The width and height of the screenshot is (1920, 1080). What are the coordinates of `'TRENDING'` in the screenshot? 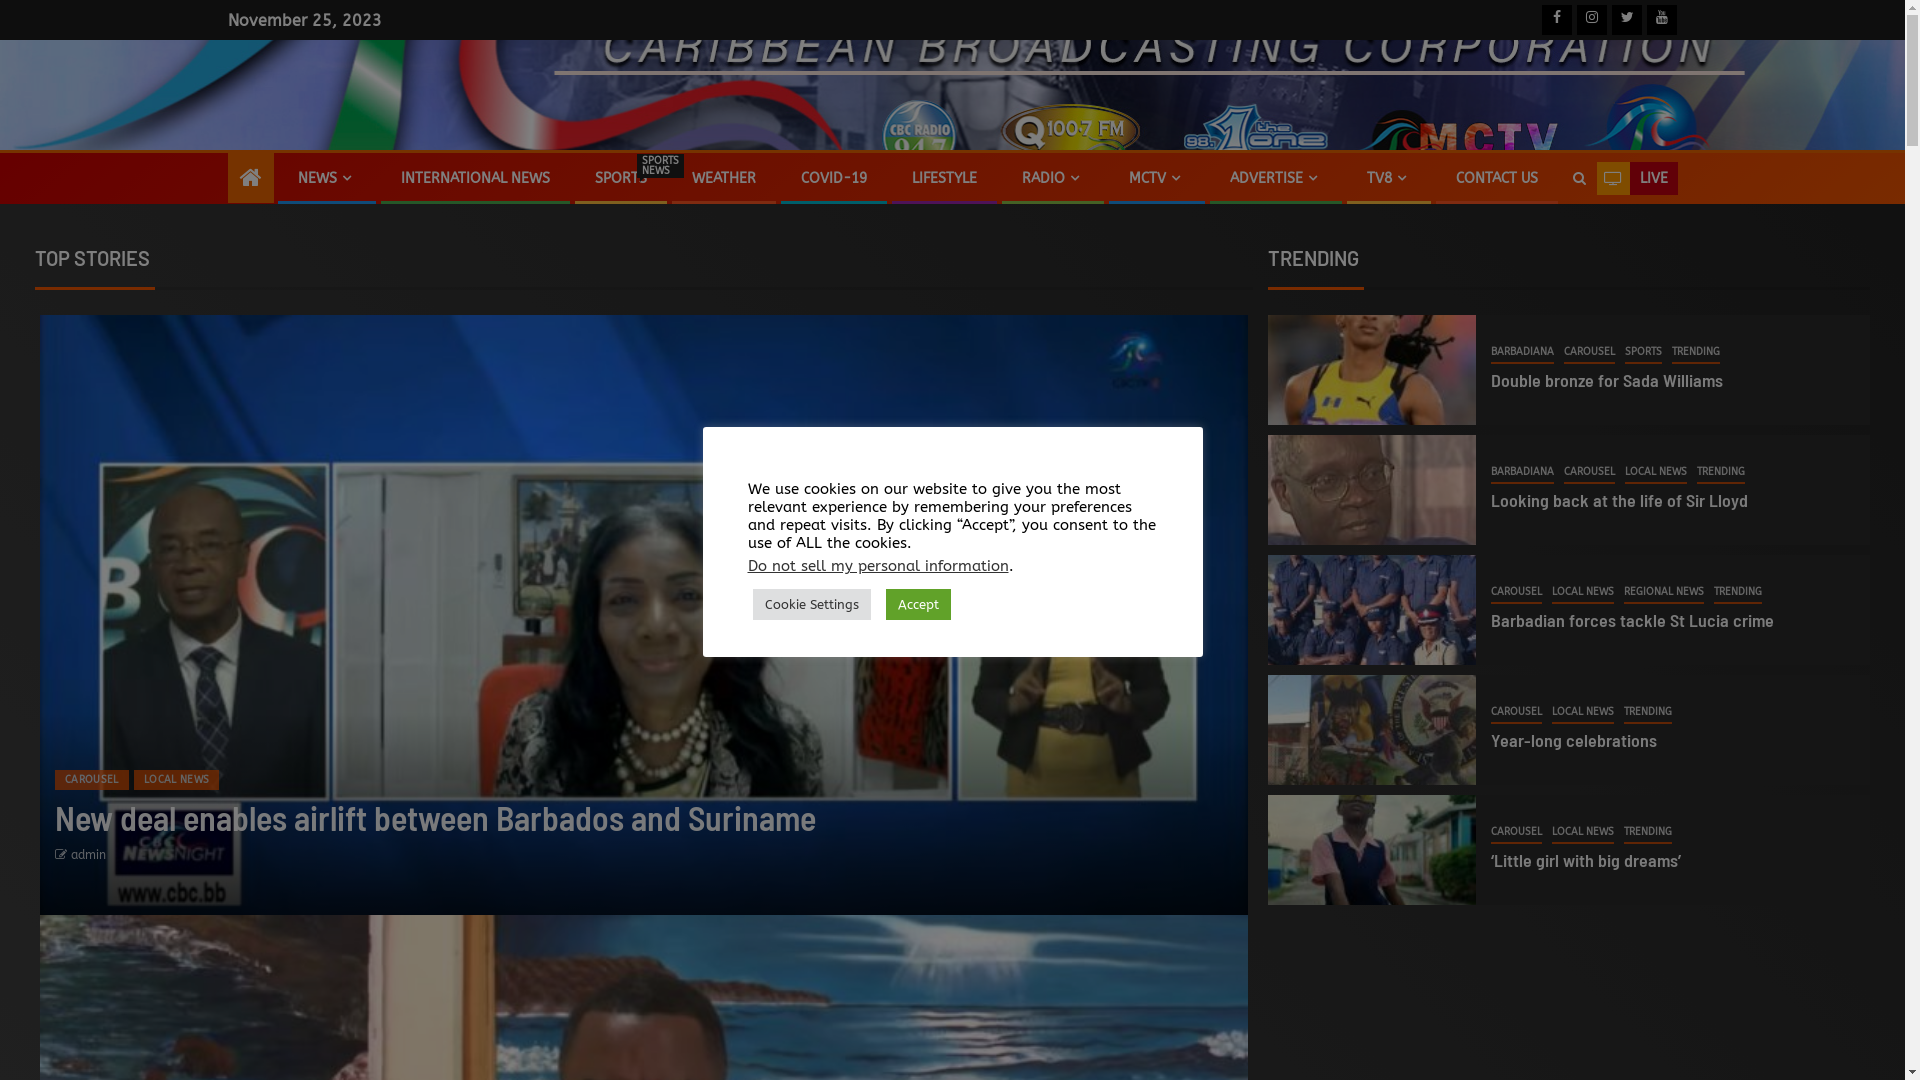 It's located at (1736, 592).